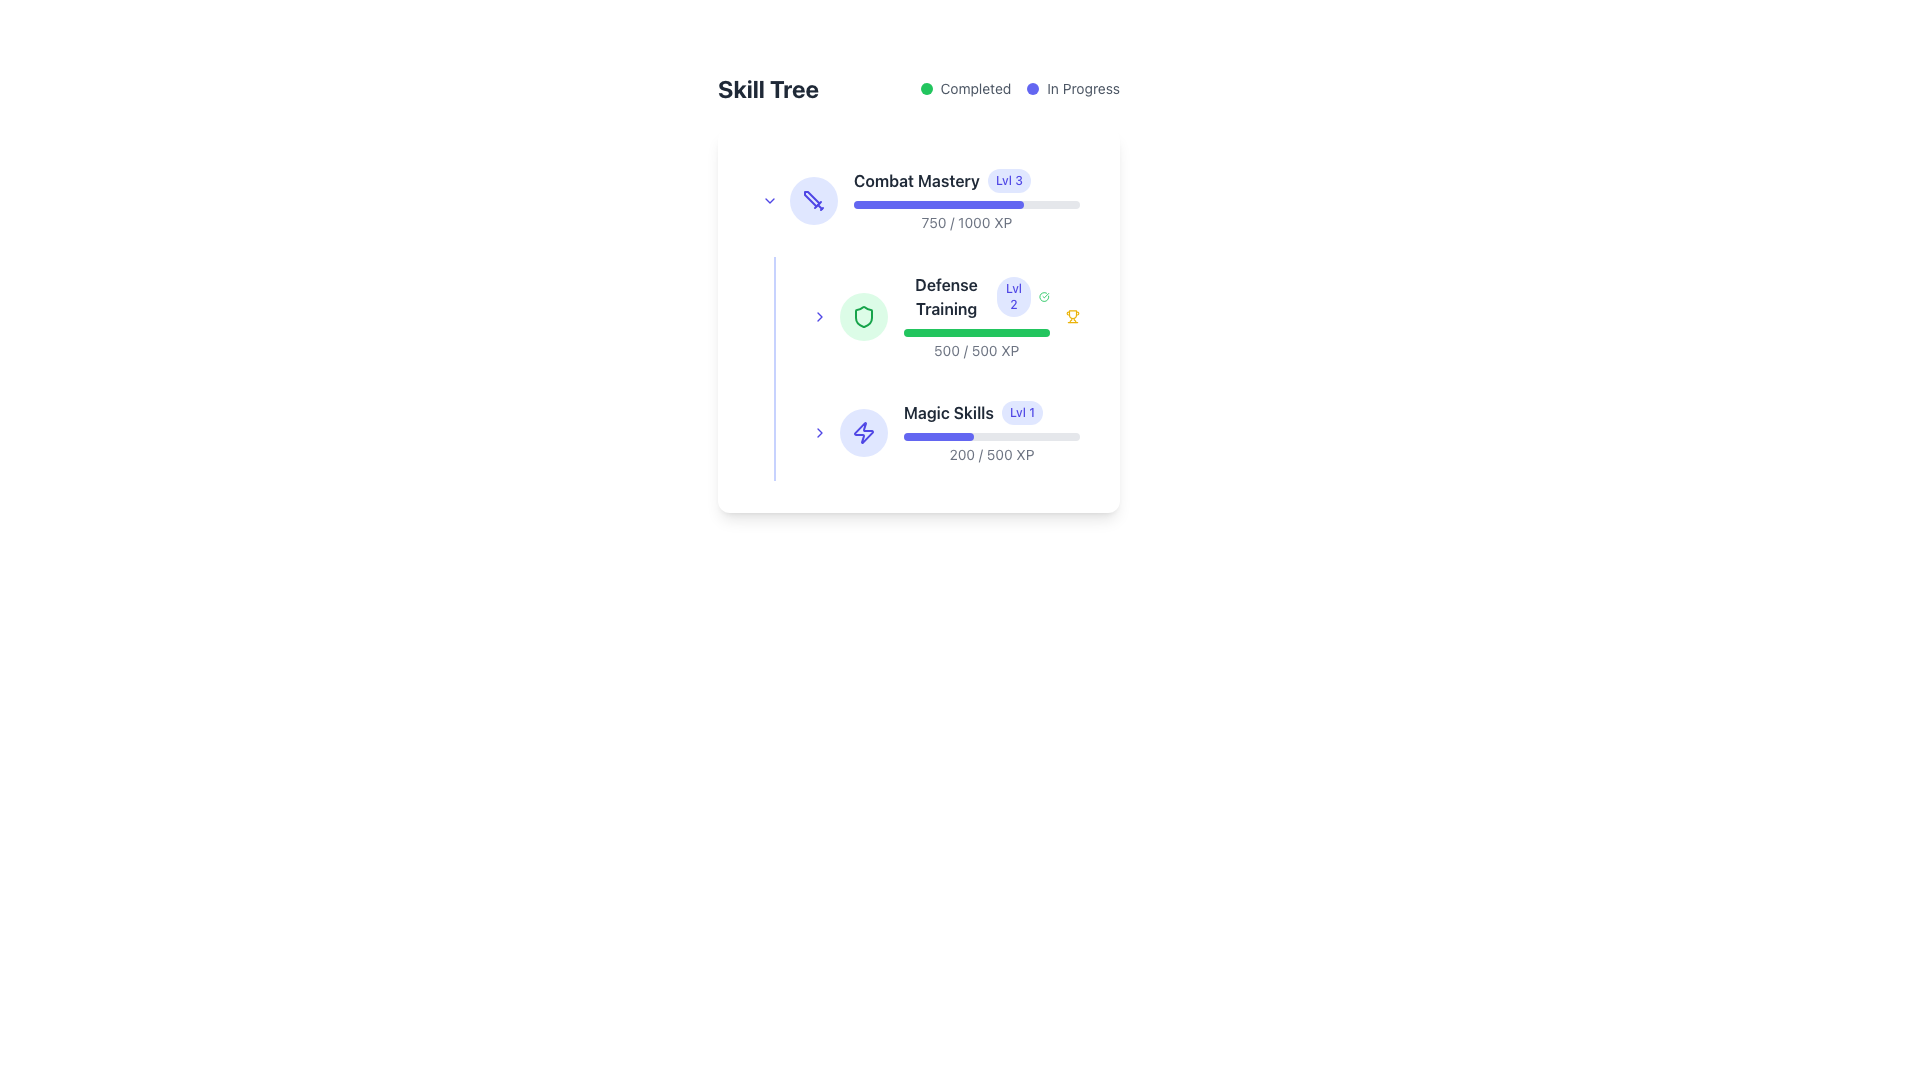 This screenshot has width=1920, height=1080. I want to click on the green shield icon that is part of the 'Defense Training' skill item, located to the left of the 'Defense Training' label, so click(864, 315).